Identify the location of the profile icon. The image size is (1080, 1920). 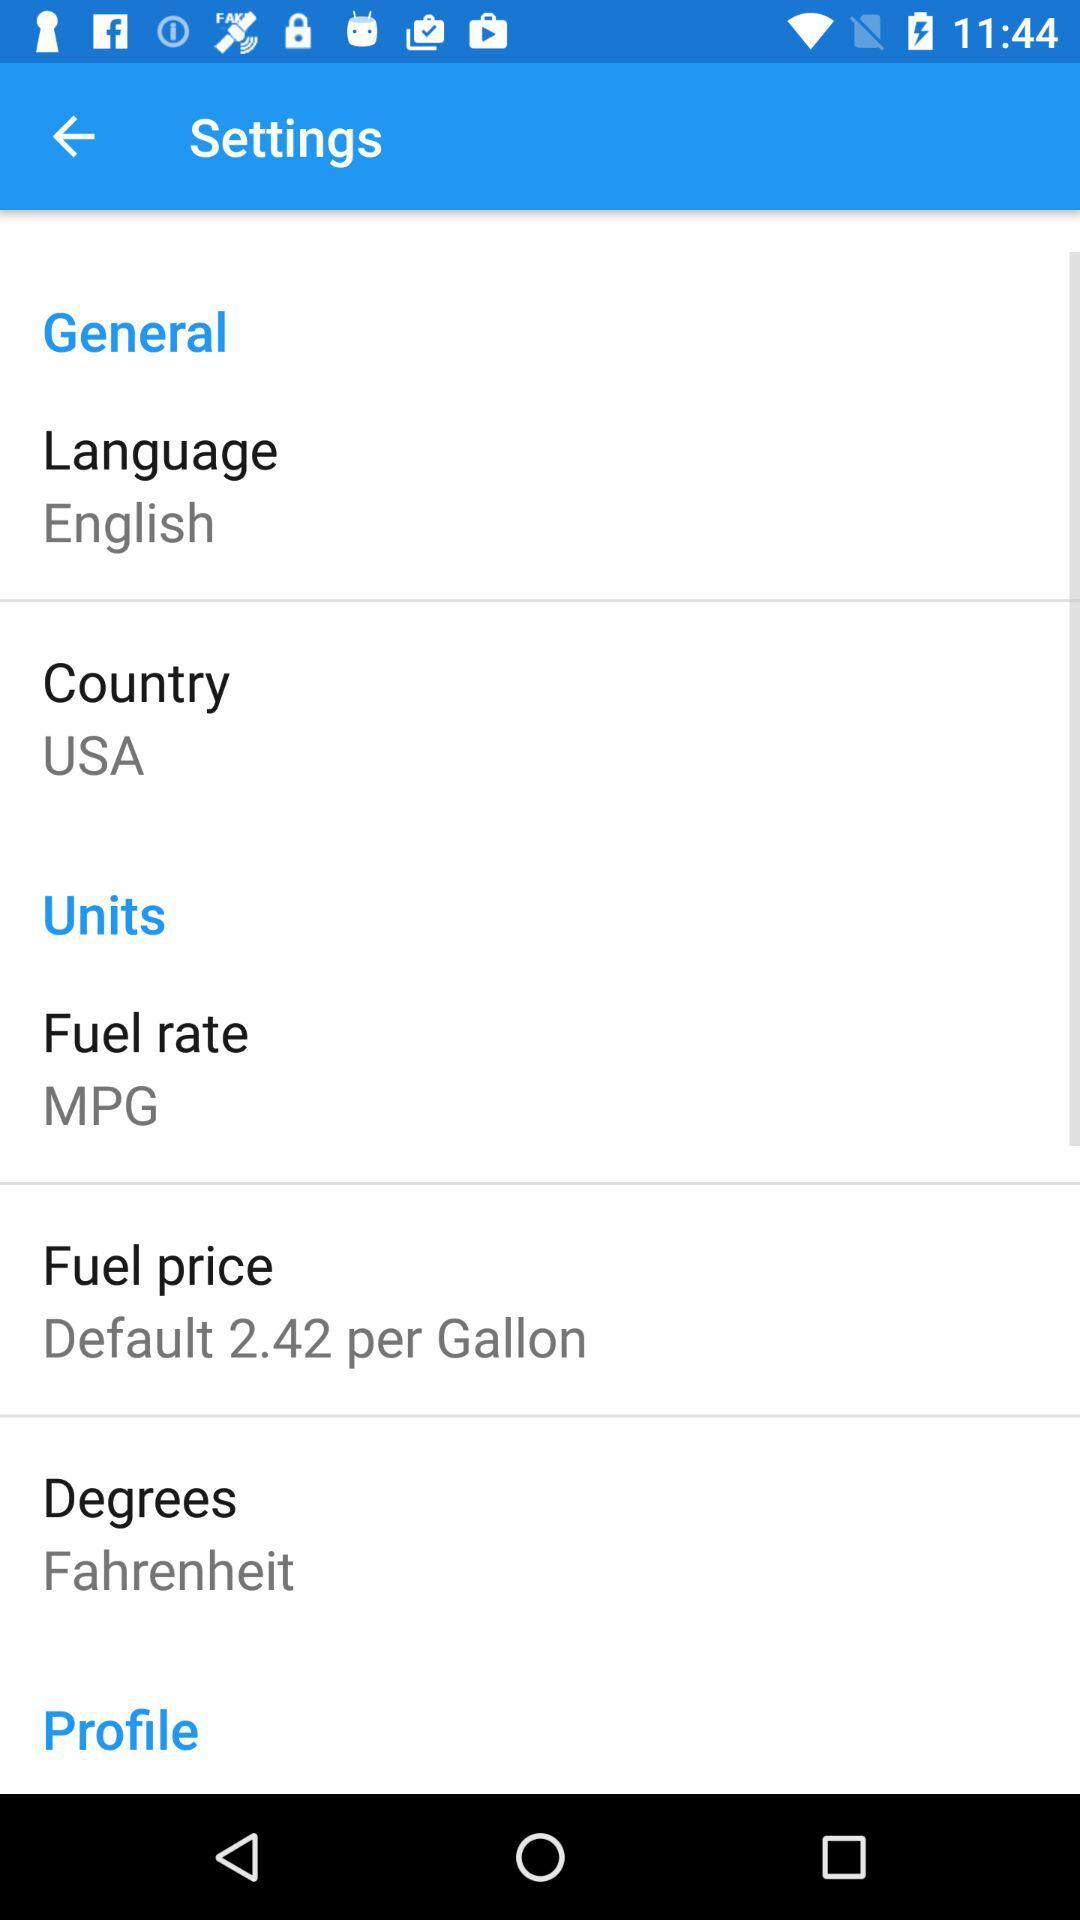
(540, 1706).